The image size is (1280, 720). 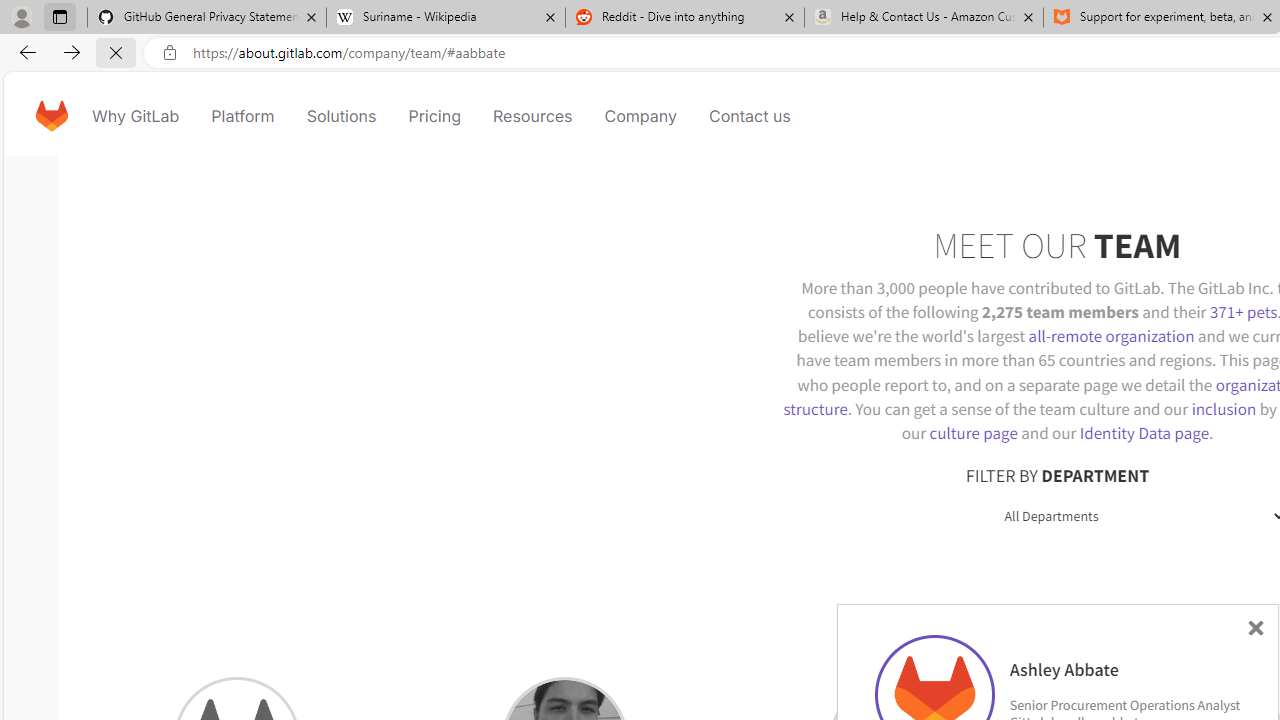 What do you see at coordinates (532, 115) in the screenshot?
I see `'Resources'` at bounding box center [532, 115].